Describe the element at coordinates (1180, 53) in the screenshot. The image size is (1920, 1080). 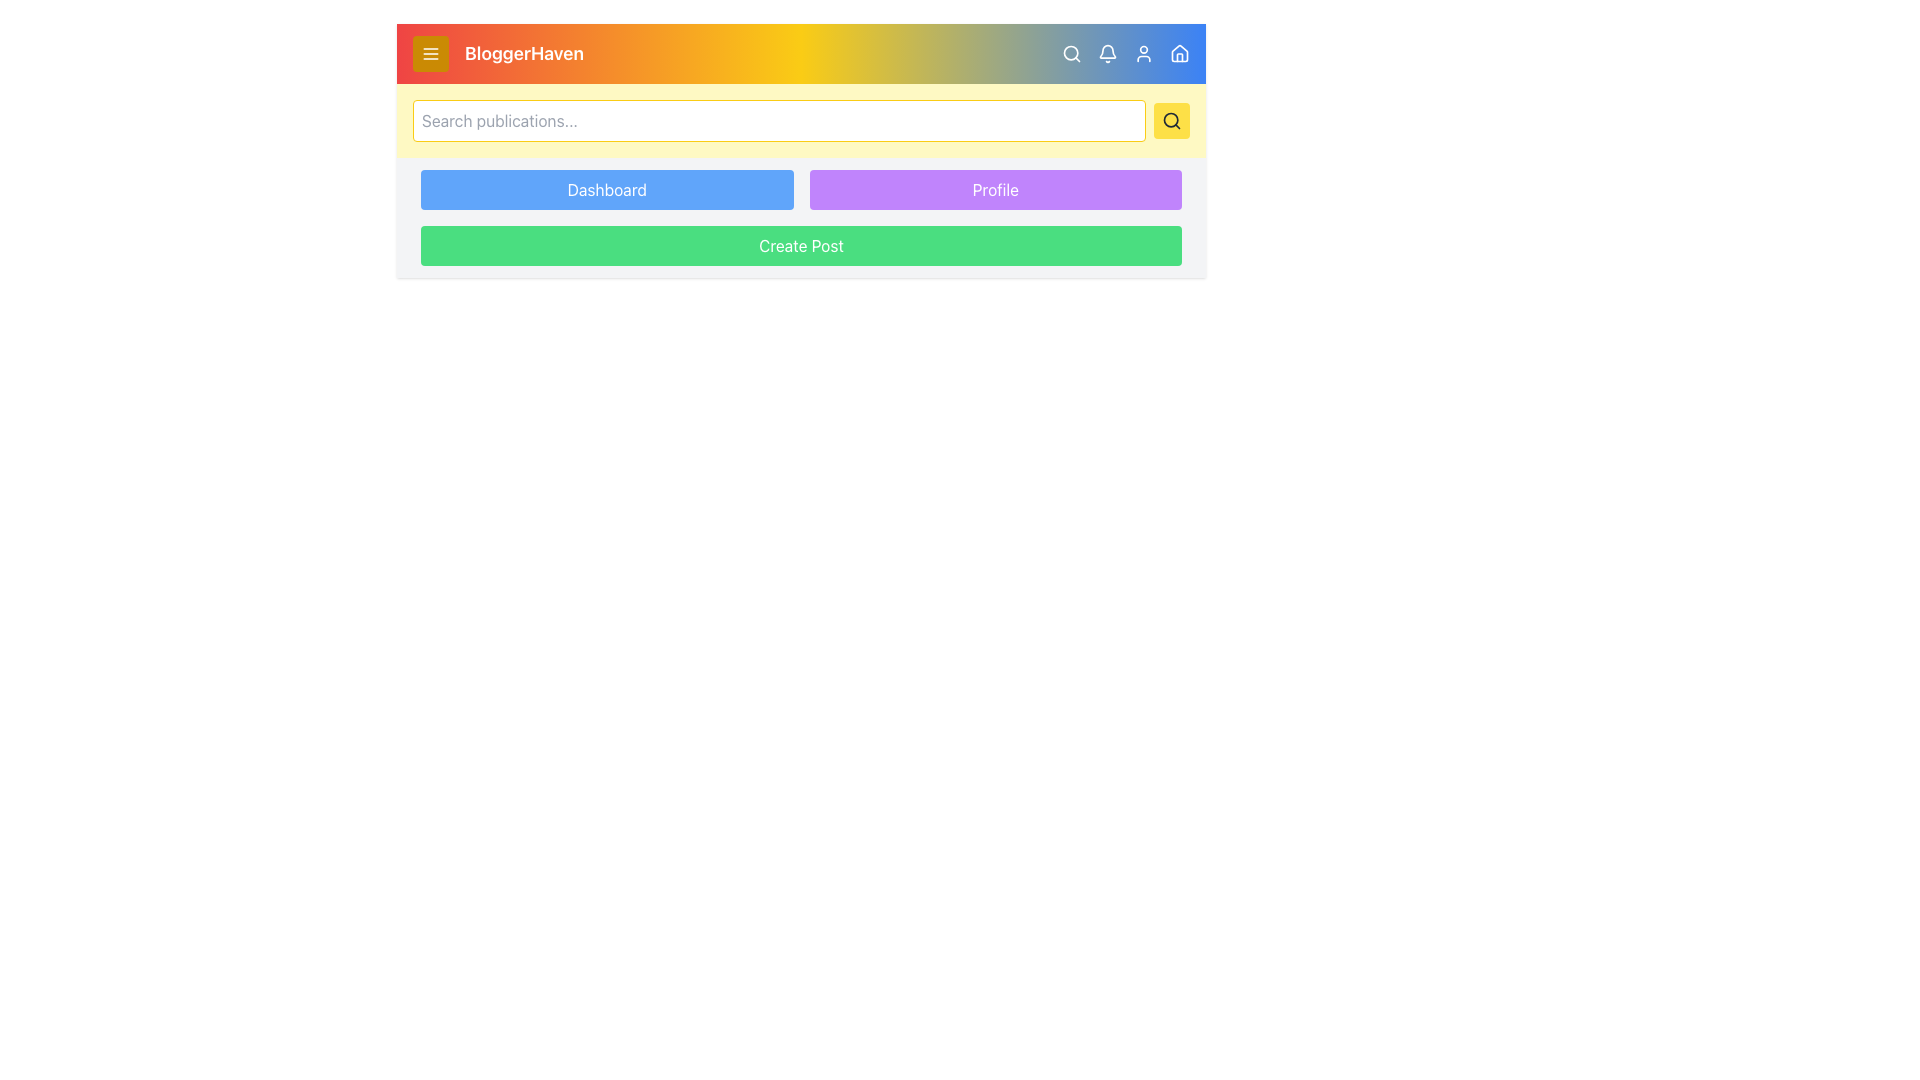
I see `the house-shaped icon button located on a blue background in the top-right section of the navigation bar` at that location.